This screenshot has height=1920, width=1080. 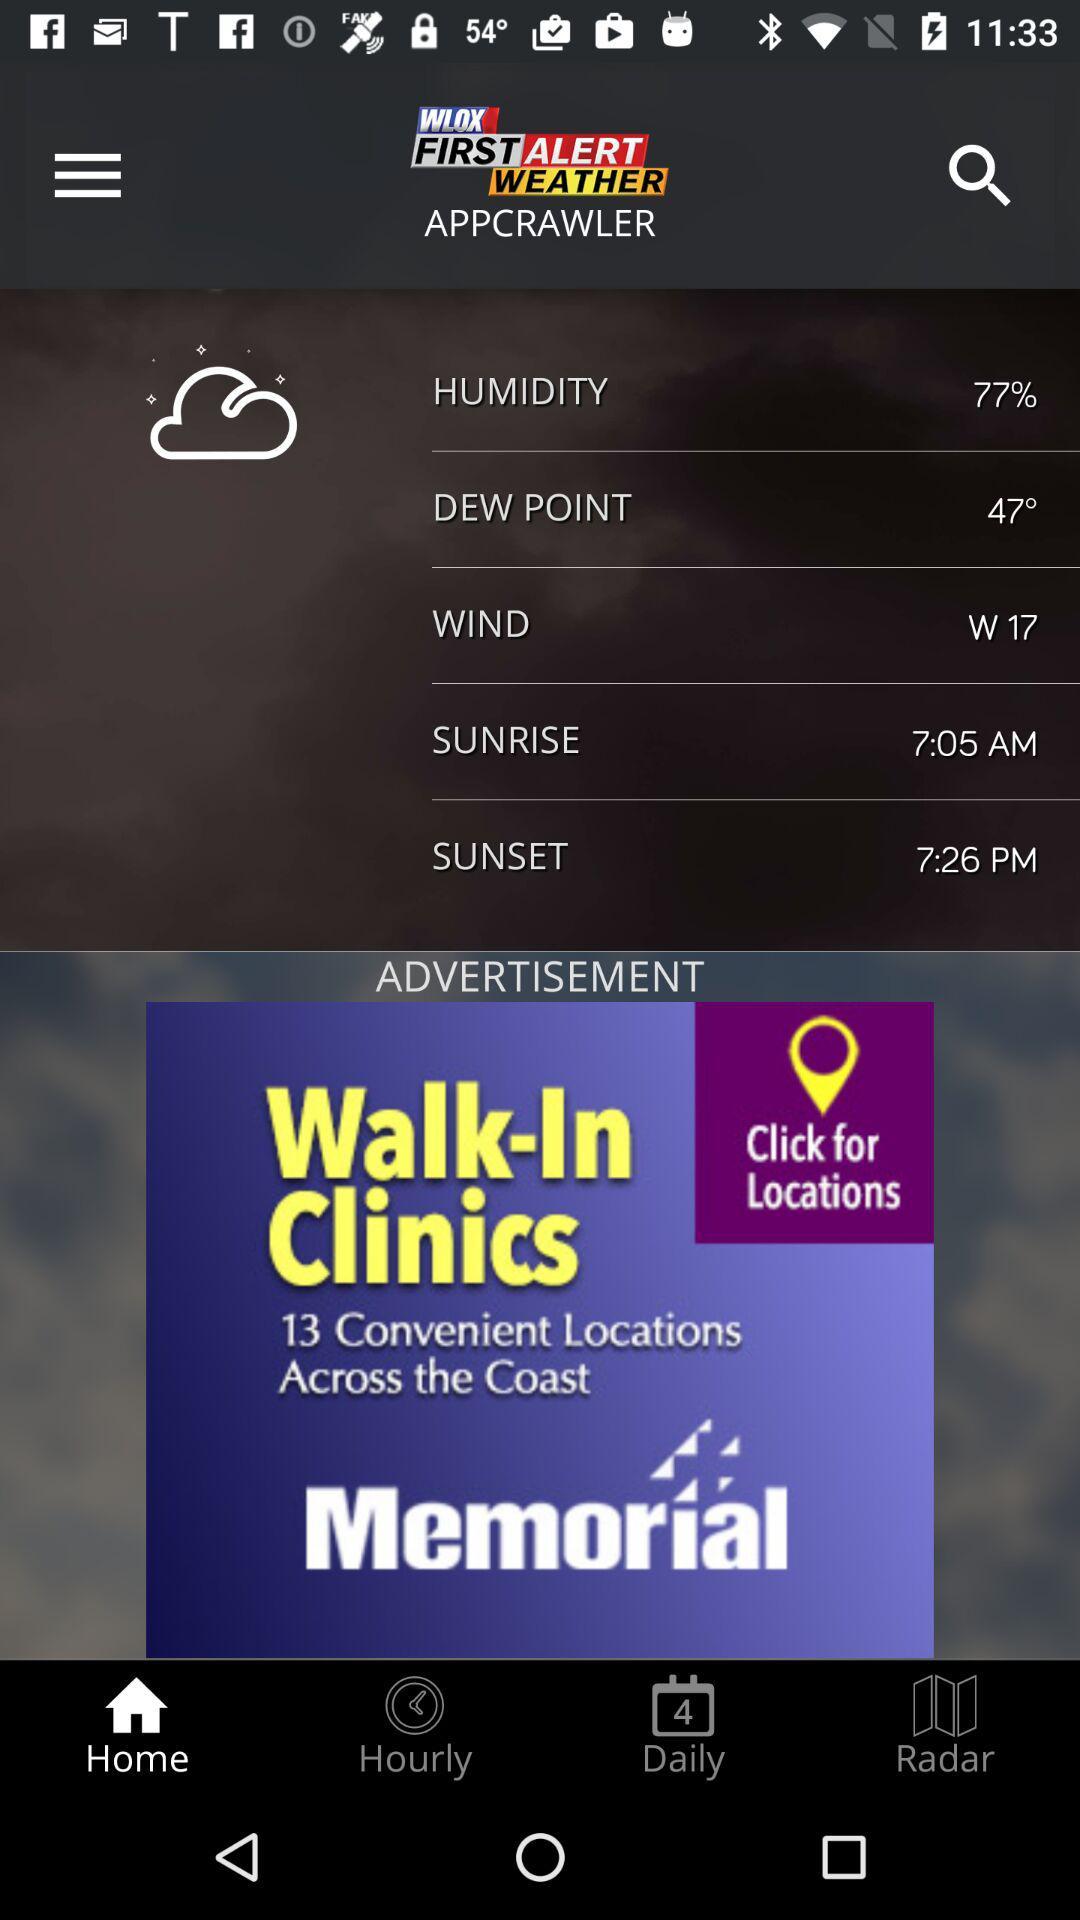 What do you see at coordinates (979, 175) in the screenshot?
I see `top right icon of the page` at bounding box center [979, 175].